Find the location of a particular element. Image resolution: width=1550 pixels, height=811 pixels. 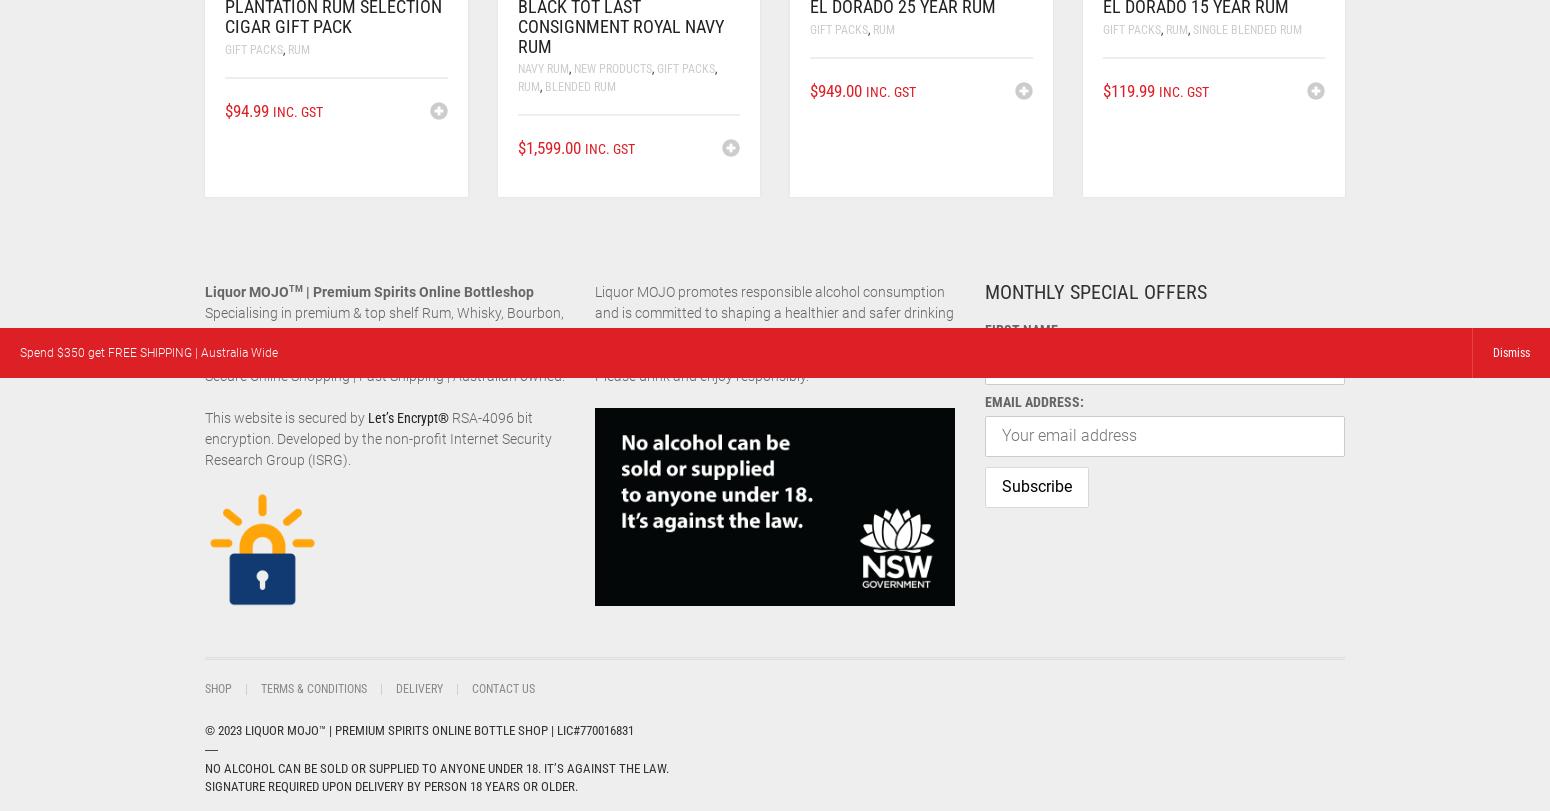

'119.99' is located at coordinates (1130, 90).